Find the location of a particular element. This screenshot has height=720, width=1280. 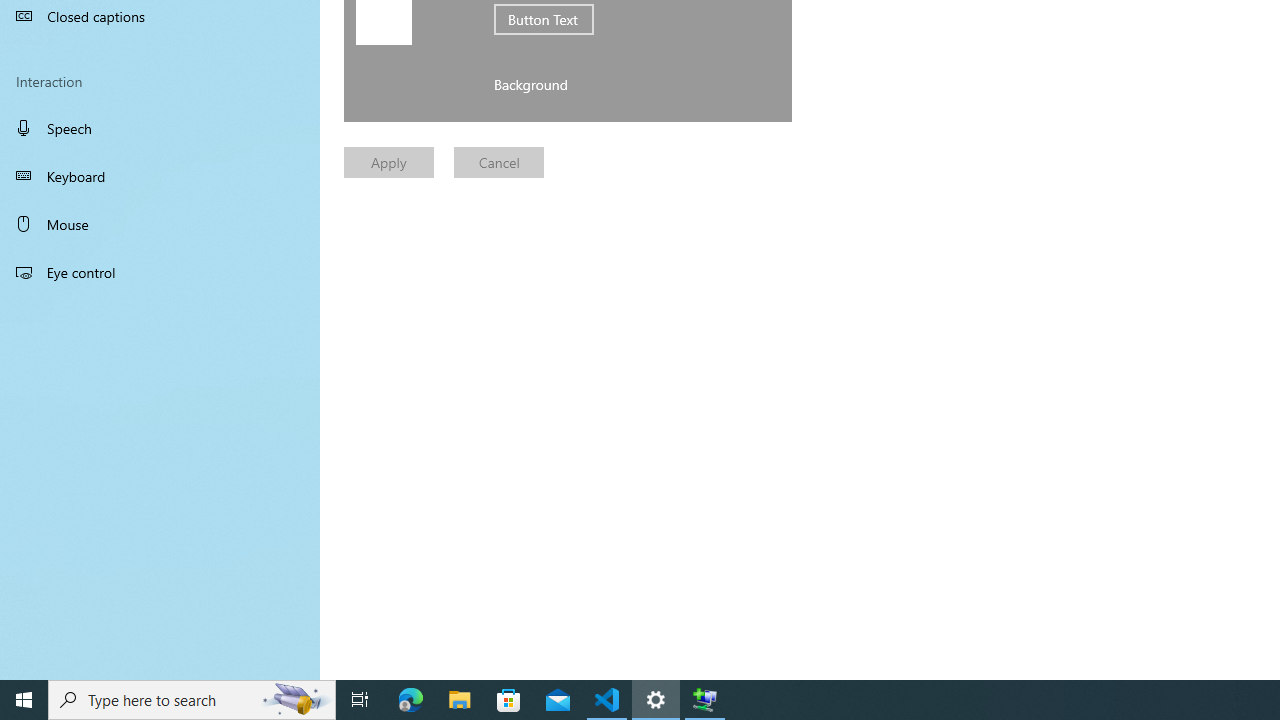

'File Explorer' is located at coordinates (459, 698).